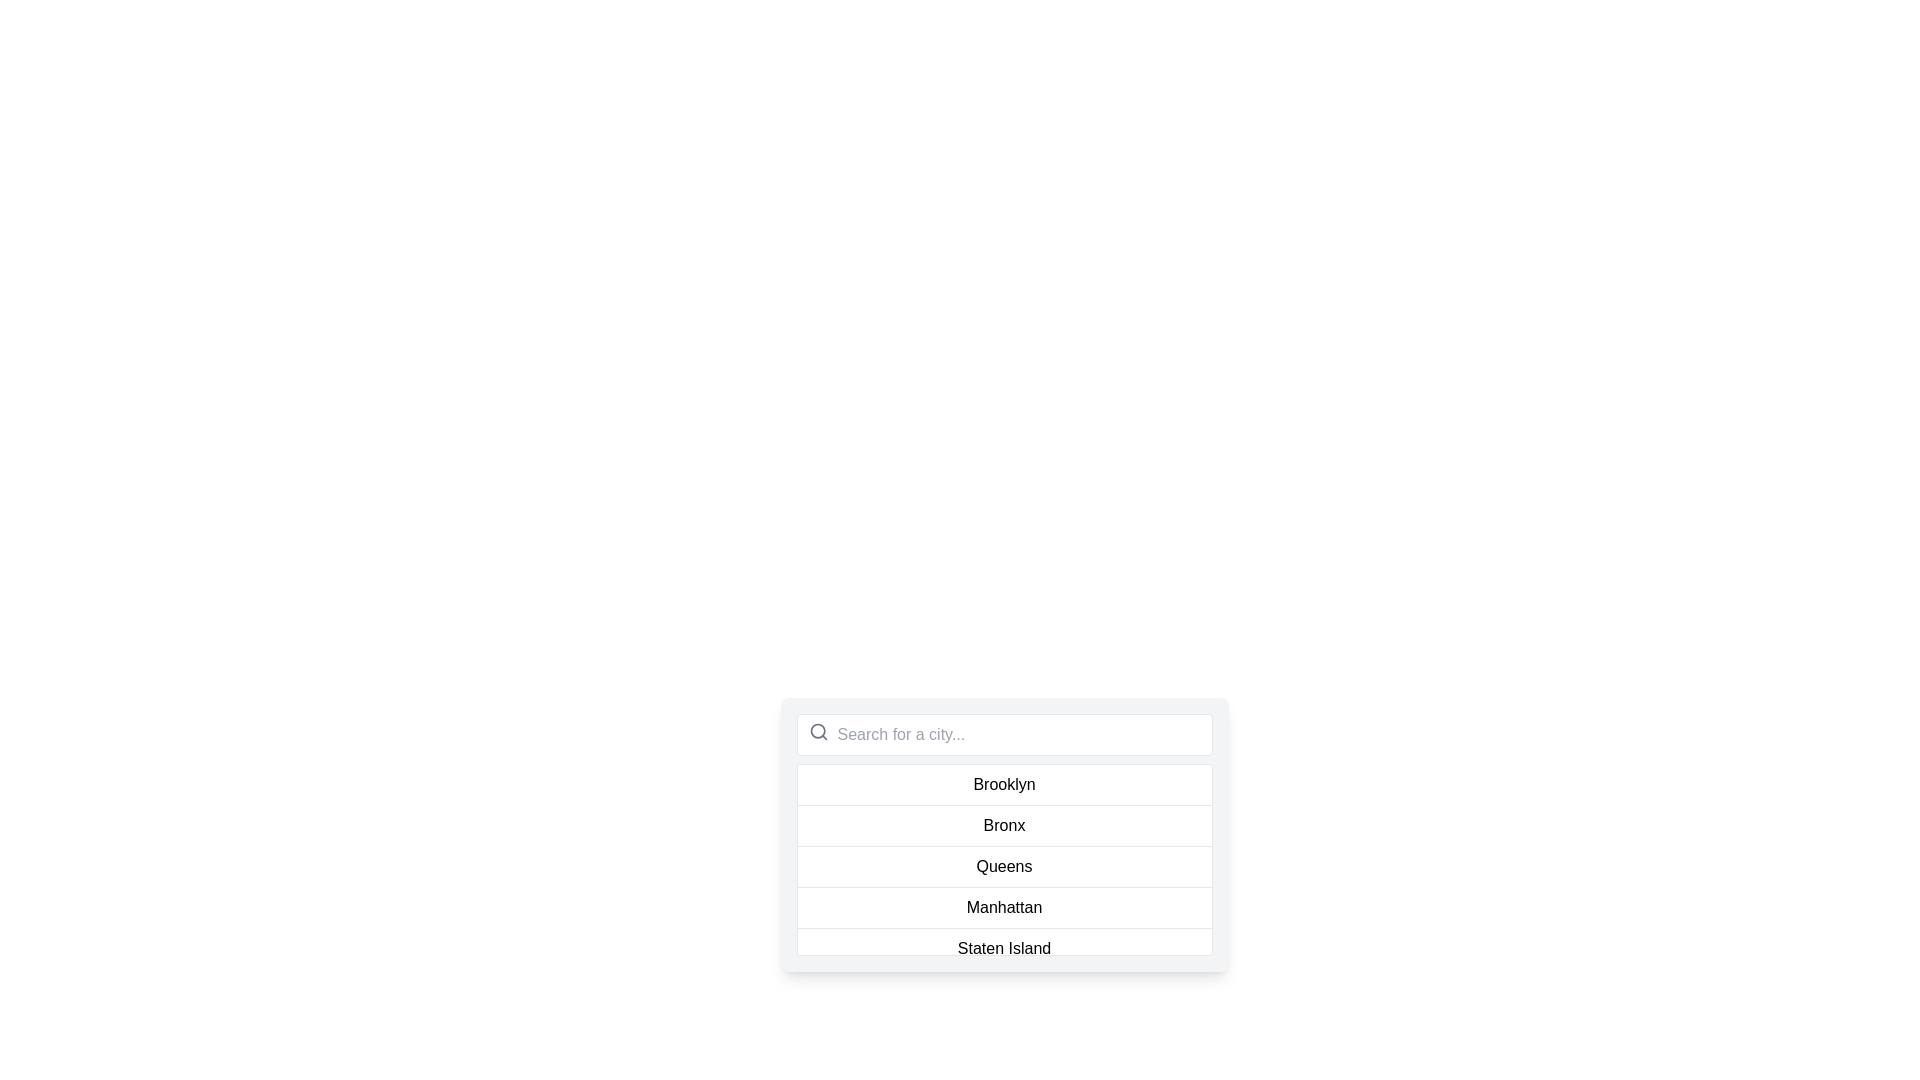 Image resolution: width=1920 pixels, height=1080 pixels. What do you see at coordinates (1004, 825) in the screenshot?
I see `the list item labeled 'Bronx', which is the second item in the dropdown menu located below 'Brooklyn' and above 'Queens'` at bounding box center [1004, 825].